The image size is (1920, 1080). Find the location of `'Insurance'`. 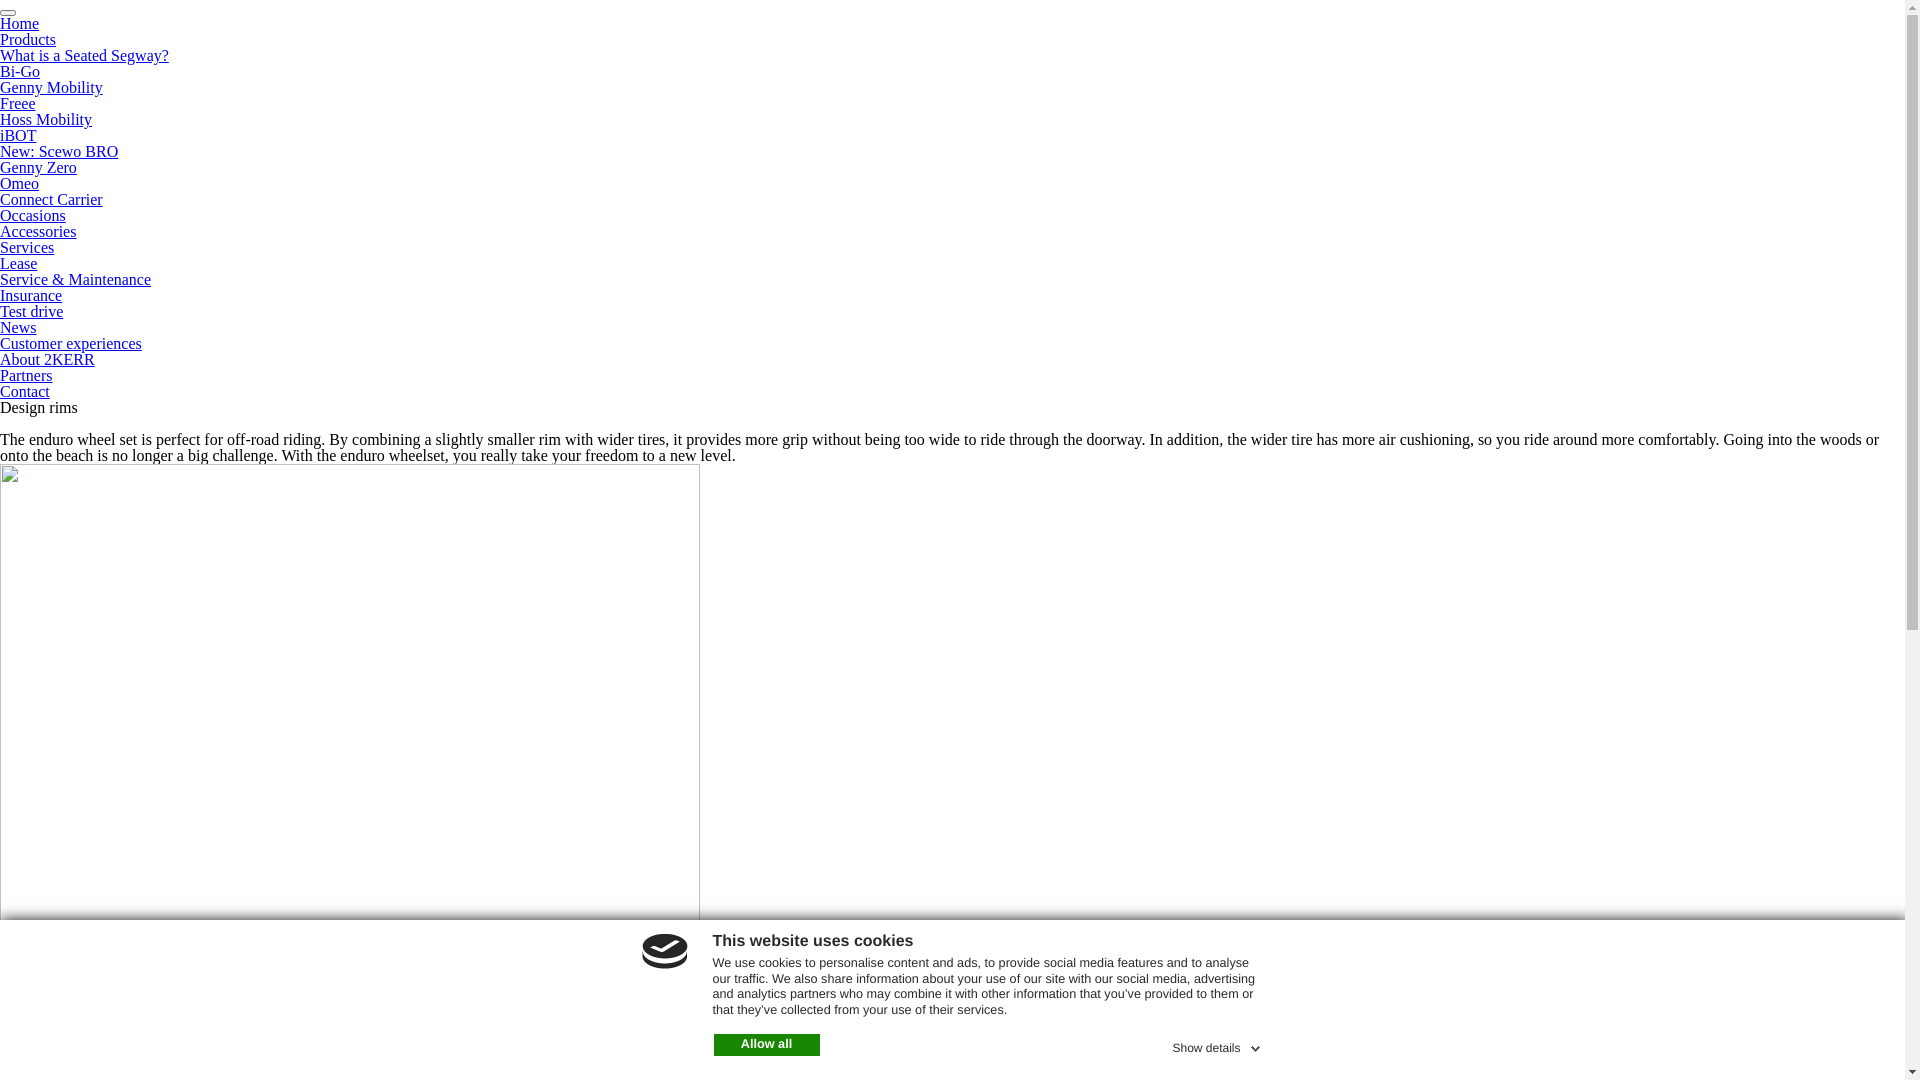

'Insurance' is located at coordinates (30, 295).